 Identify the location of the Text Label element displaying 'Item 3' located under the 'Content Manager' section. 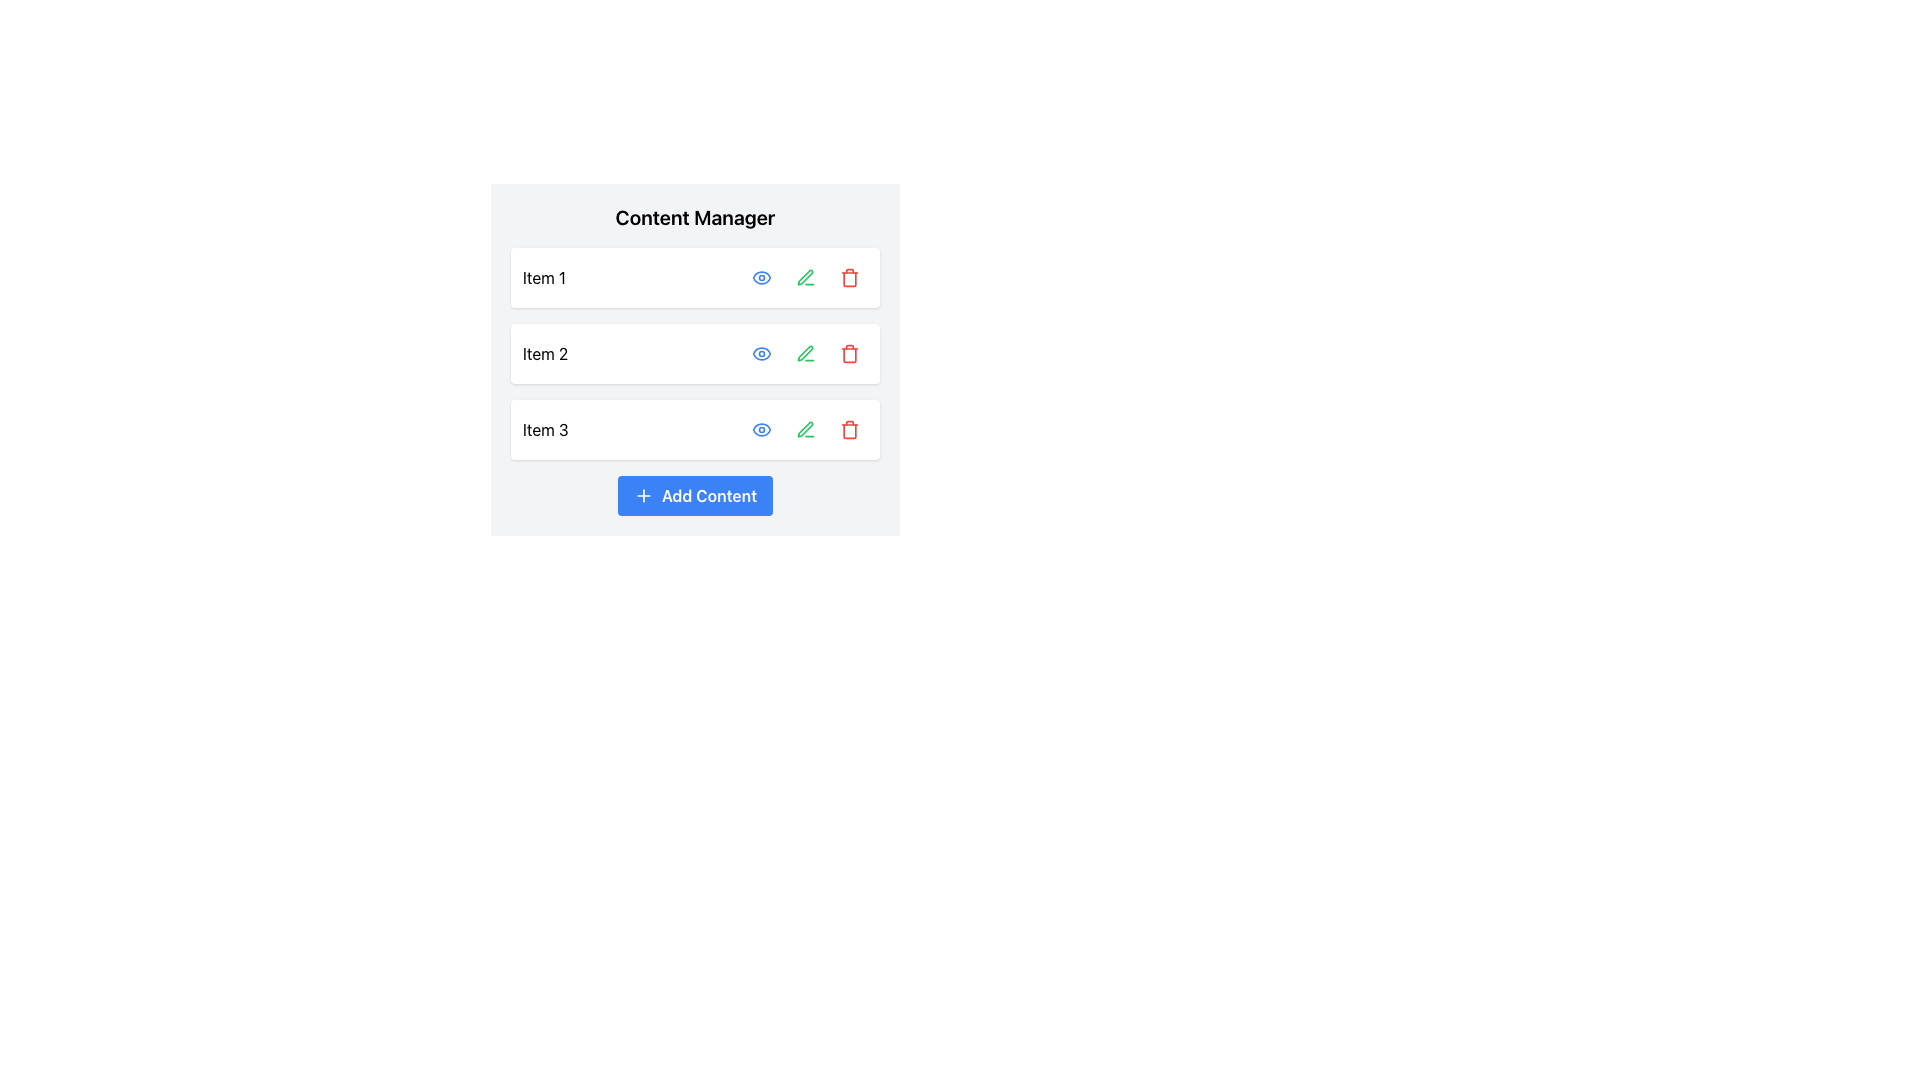
(545, 428).